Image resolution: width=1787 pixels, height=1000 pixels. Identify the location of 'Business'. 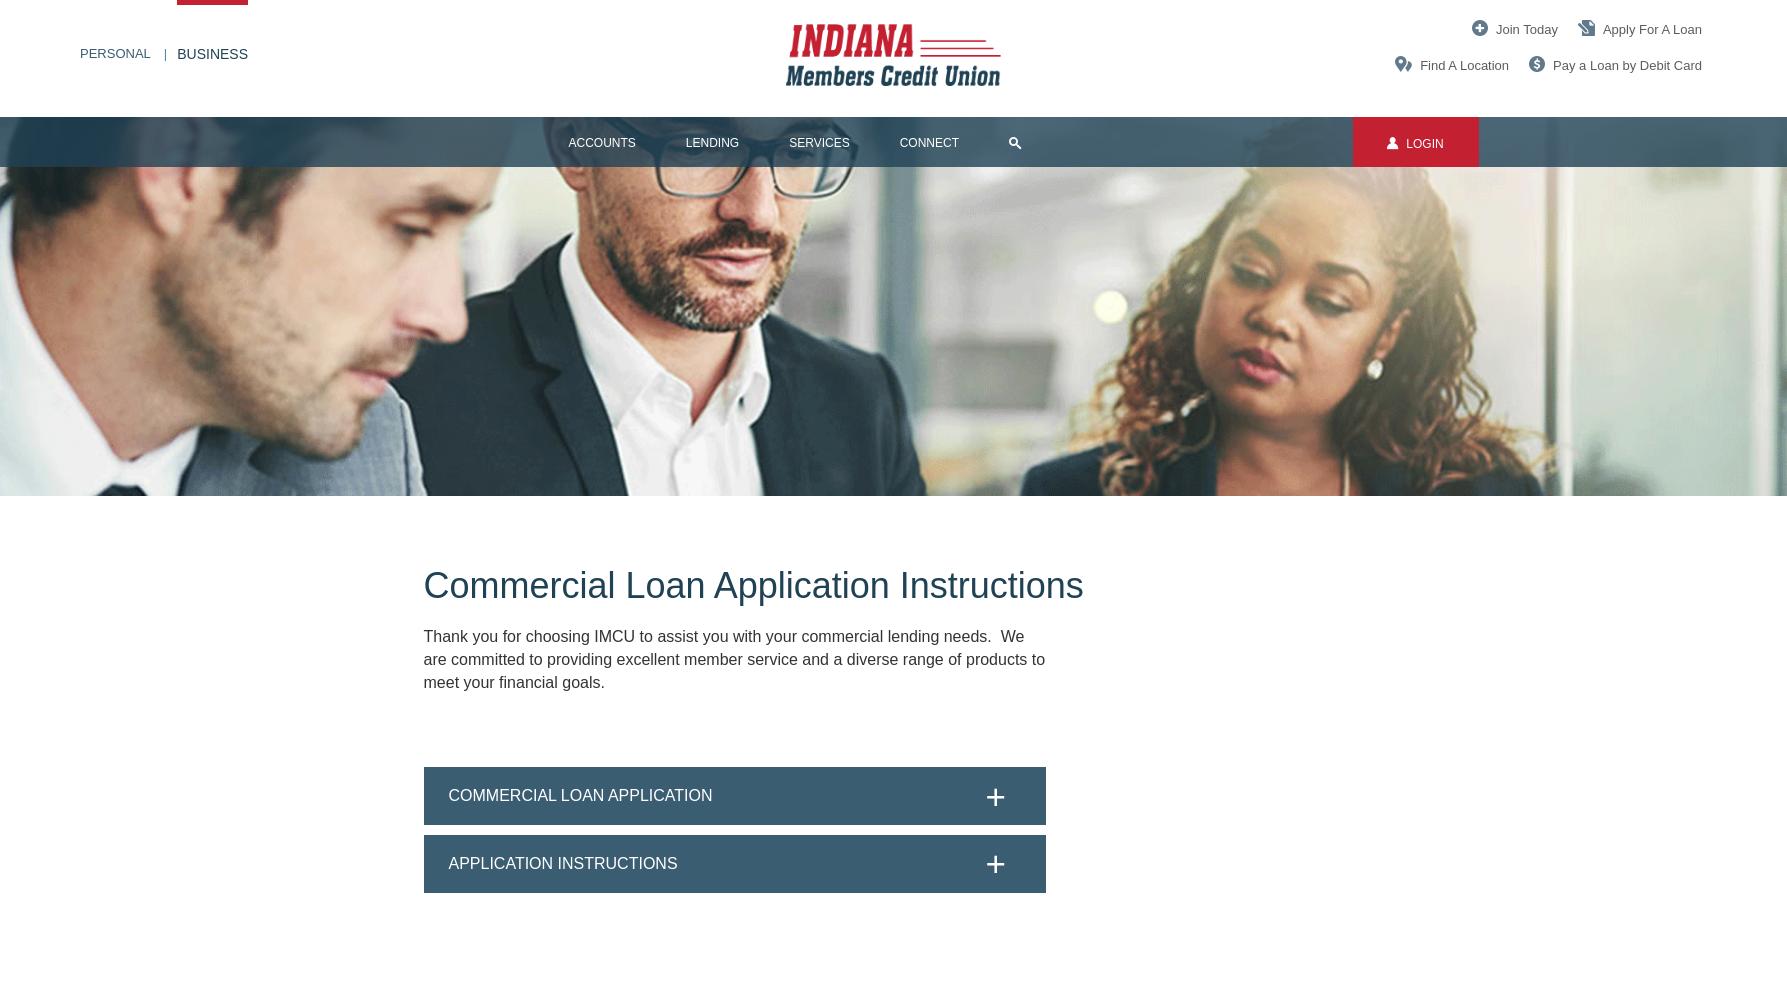
(211, 54).